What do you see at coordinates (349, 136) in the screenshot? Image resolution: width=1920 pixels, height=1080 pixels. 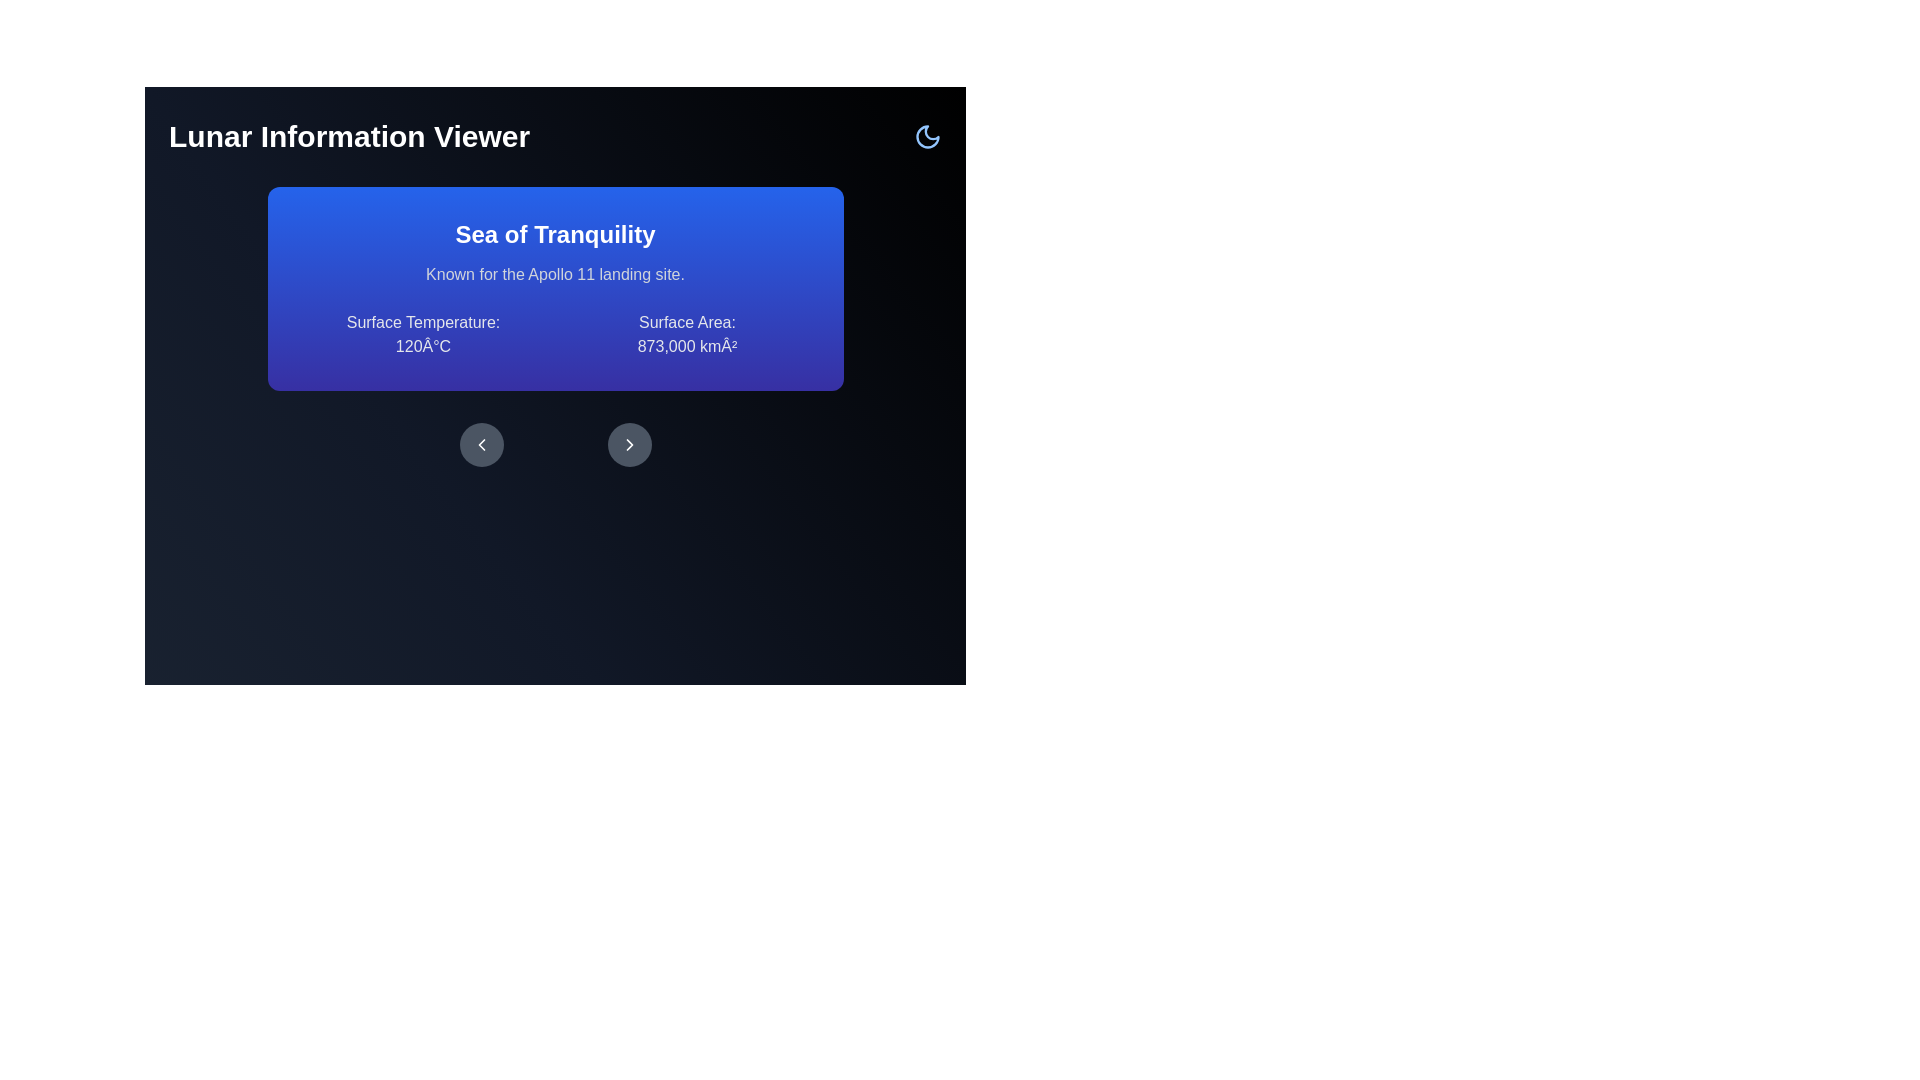 I see `text from the text heading labeled 'Lunar Information Viewer', which is styled in bold, large white font on a dark background` at bounding box center [349, 136].